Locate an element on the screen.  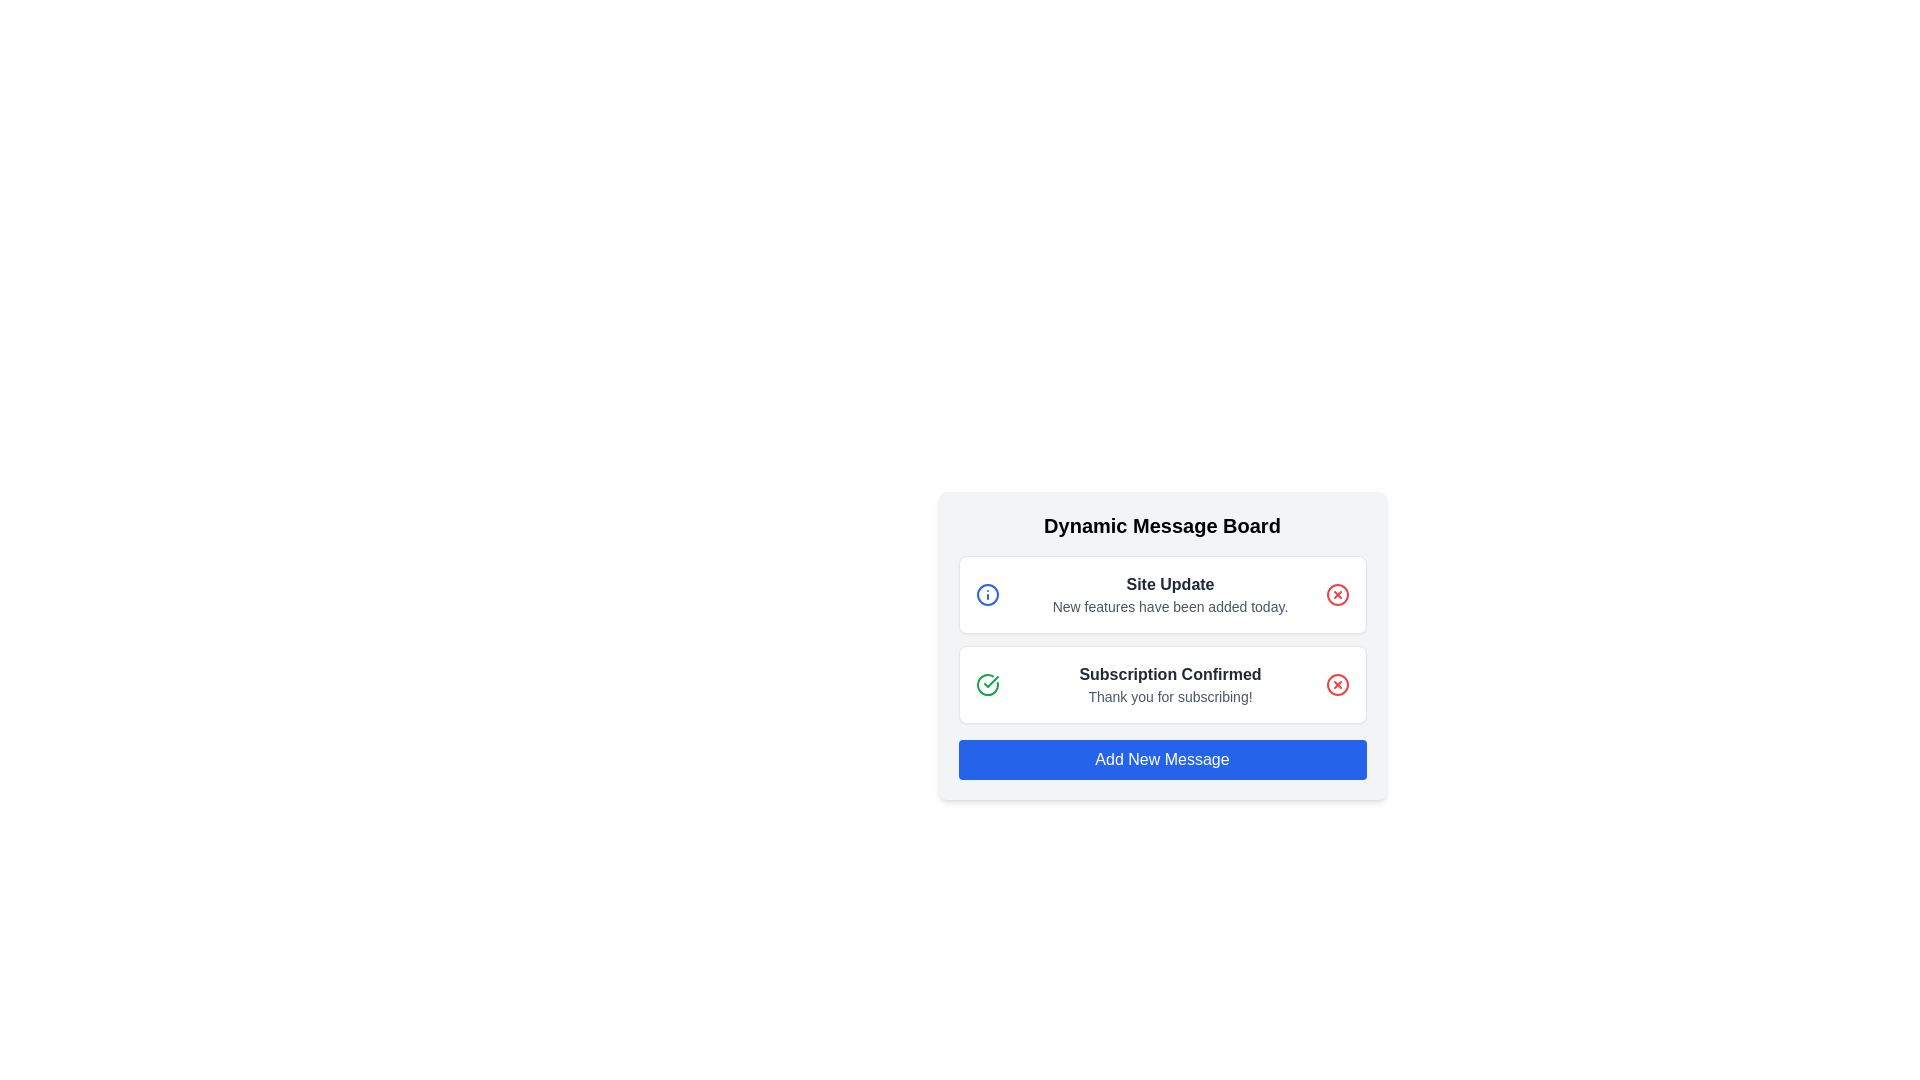
text label providing additional context related to the message or notification above it, which is located below the bold header 'Site Update' is located at coordinates (1170, 605).